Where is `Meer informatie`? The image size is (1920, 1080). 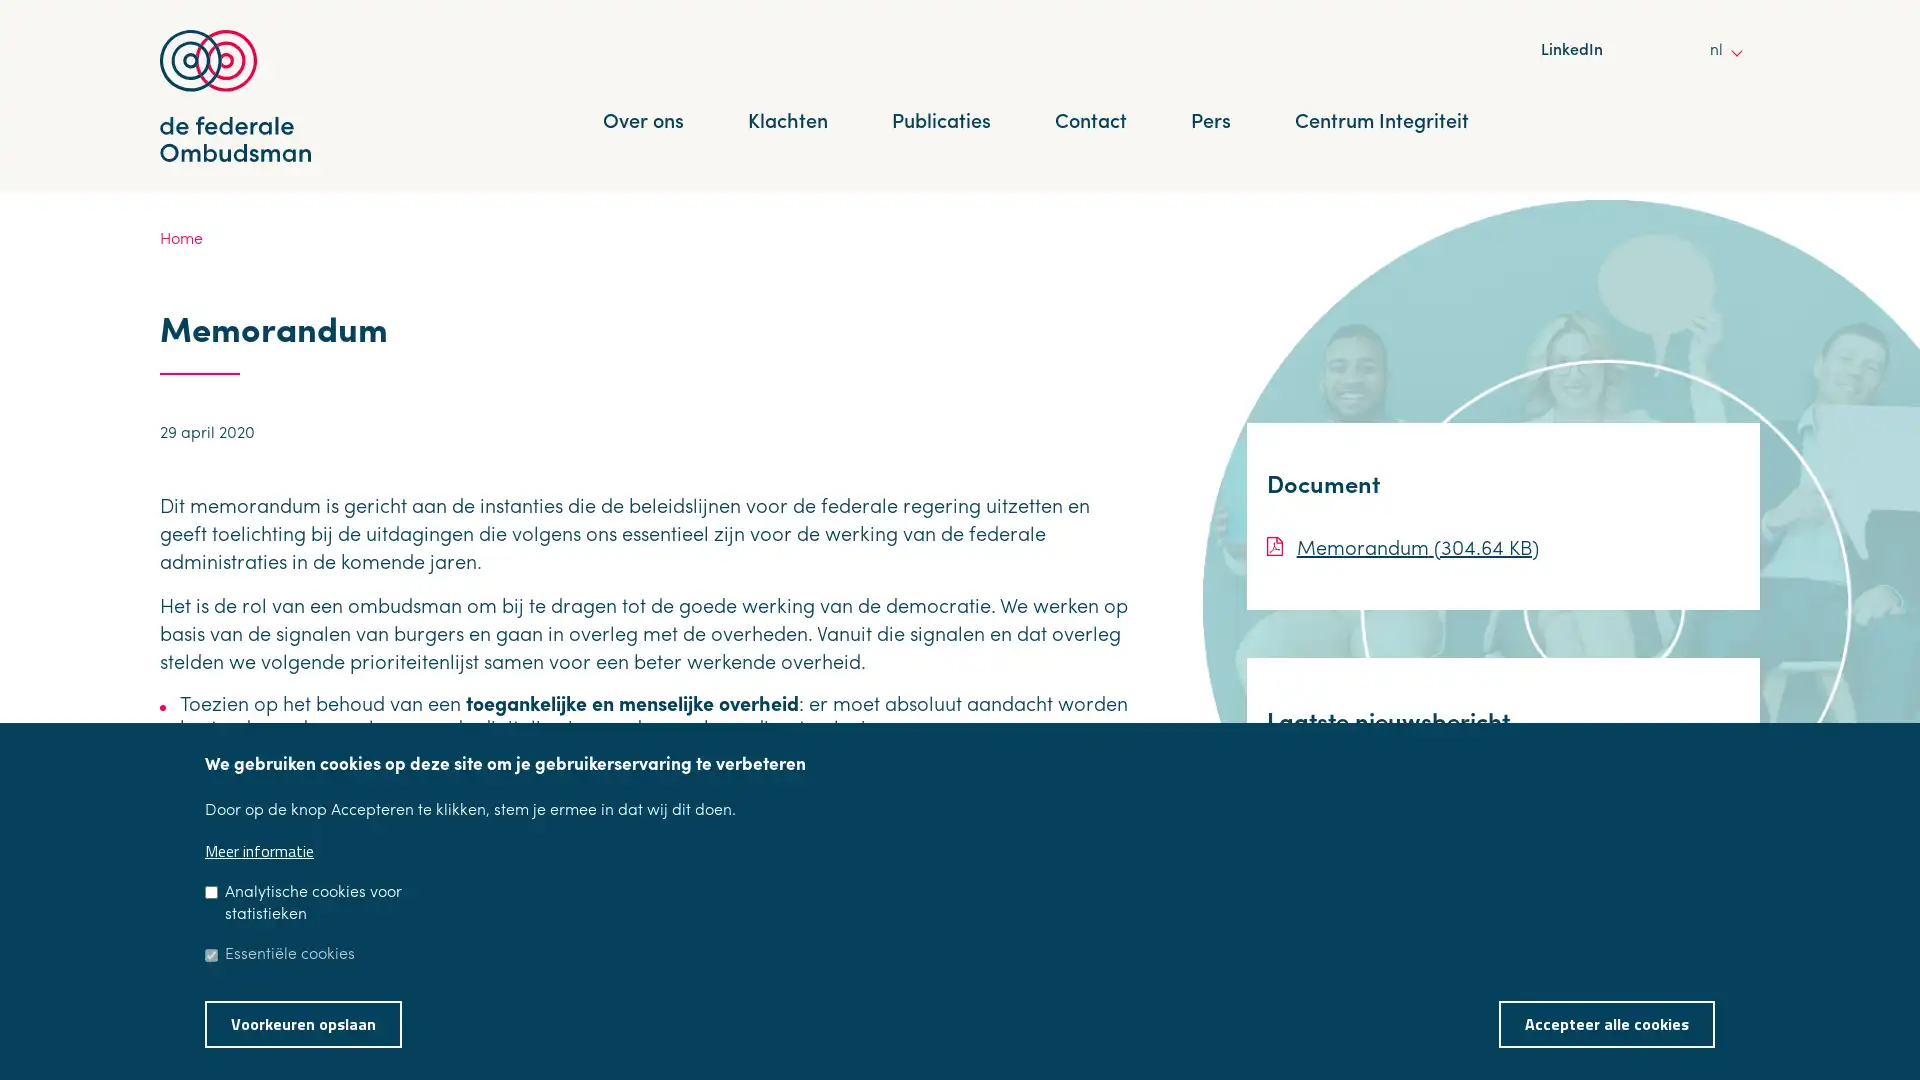 Meer informatie is located at coordinates (258, 851).